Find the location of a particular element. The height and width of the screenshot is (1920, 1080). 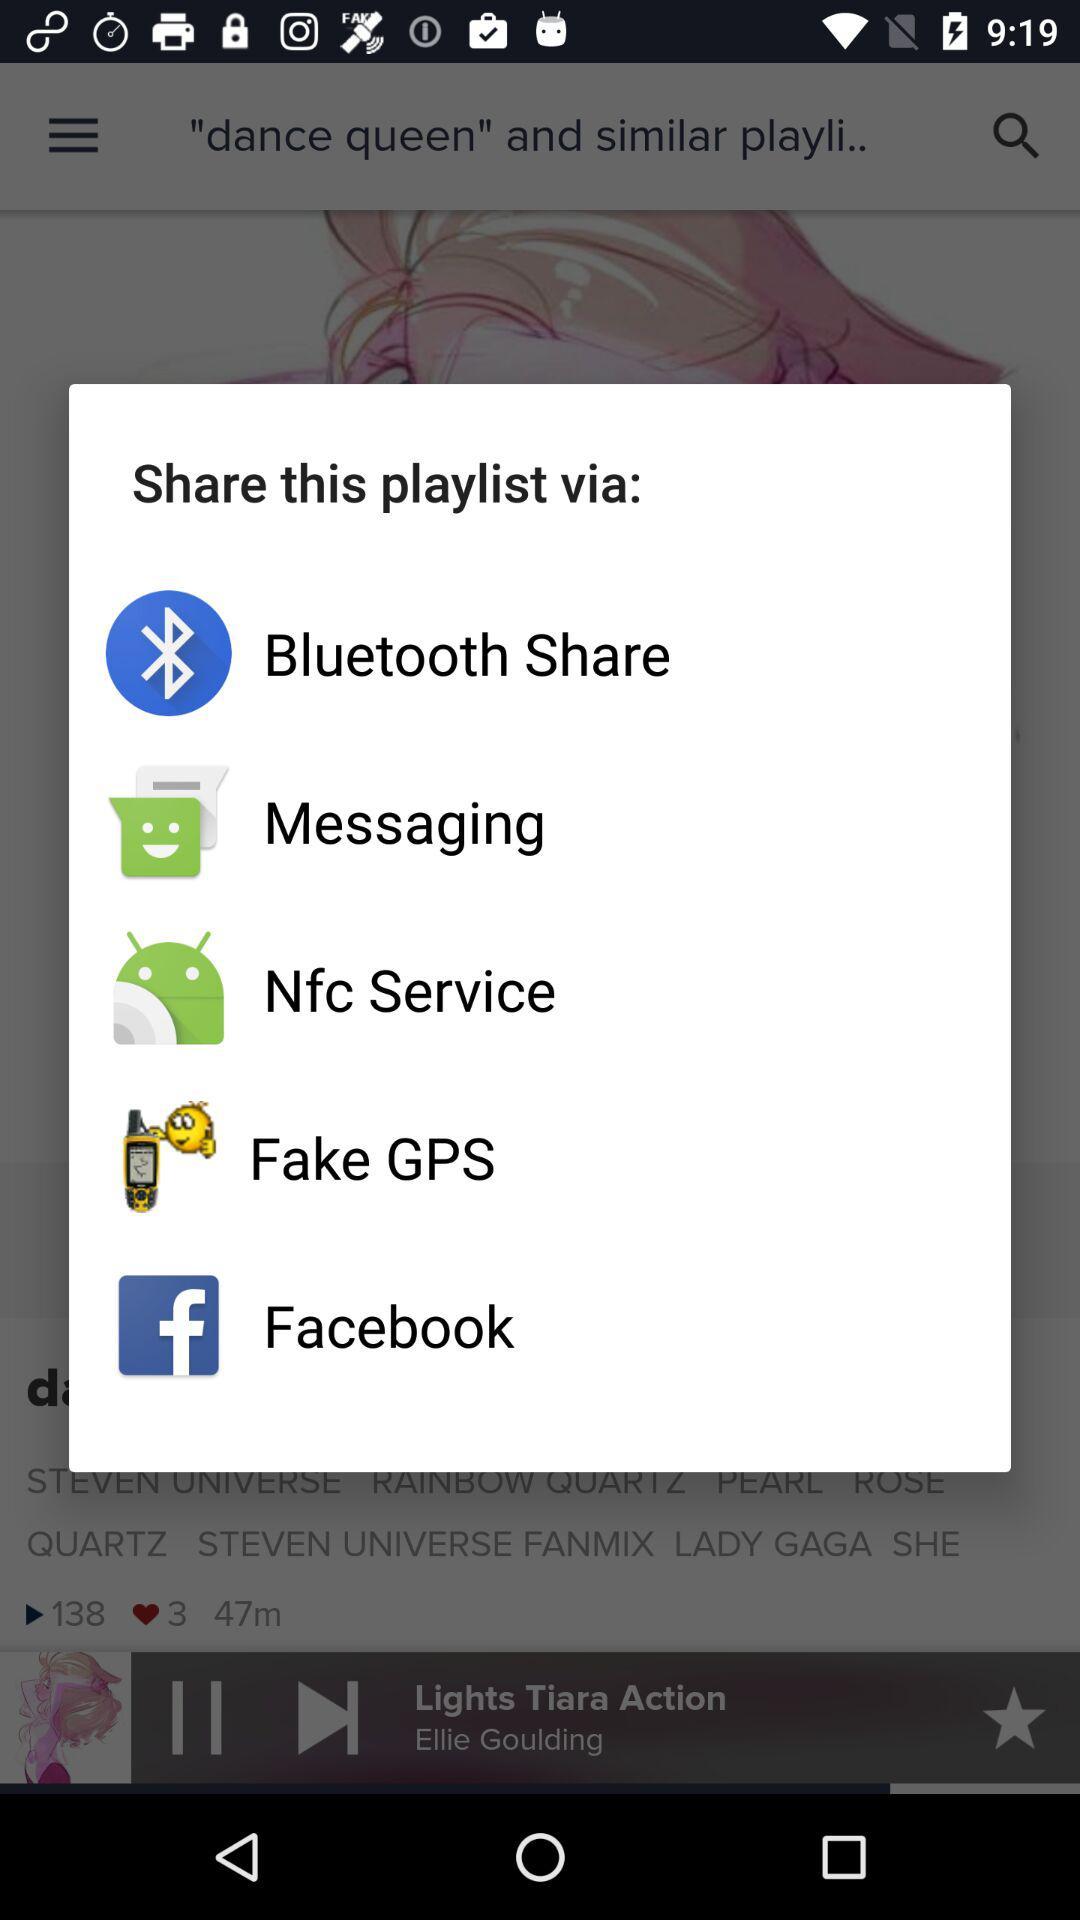

the item below the nfc service icon is located at coordinates (540, 1157).